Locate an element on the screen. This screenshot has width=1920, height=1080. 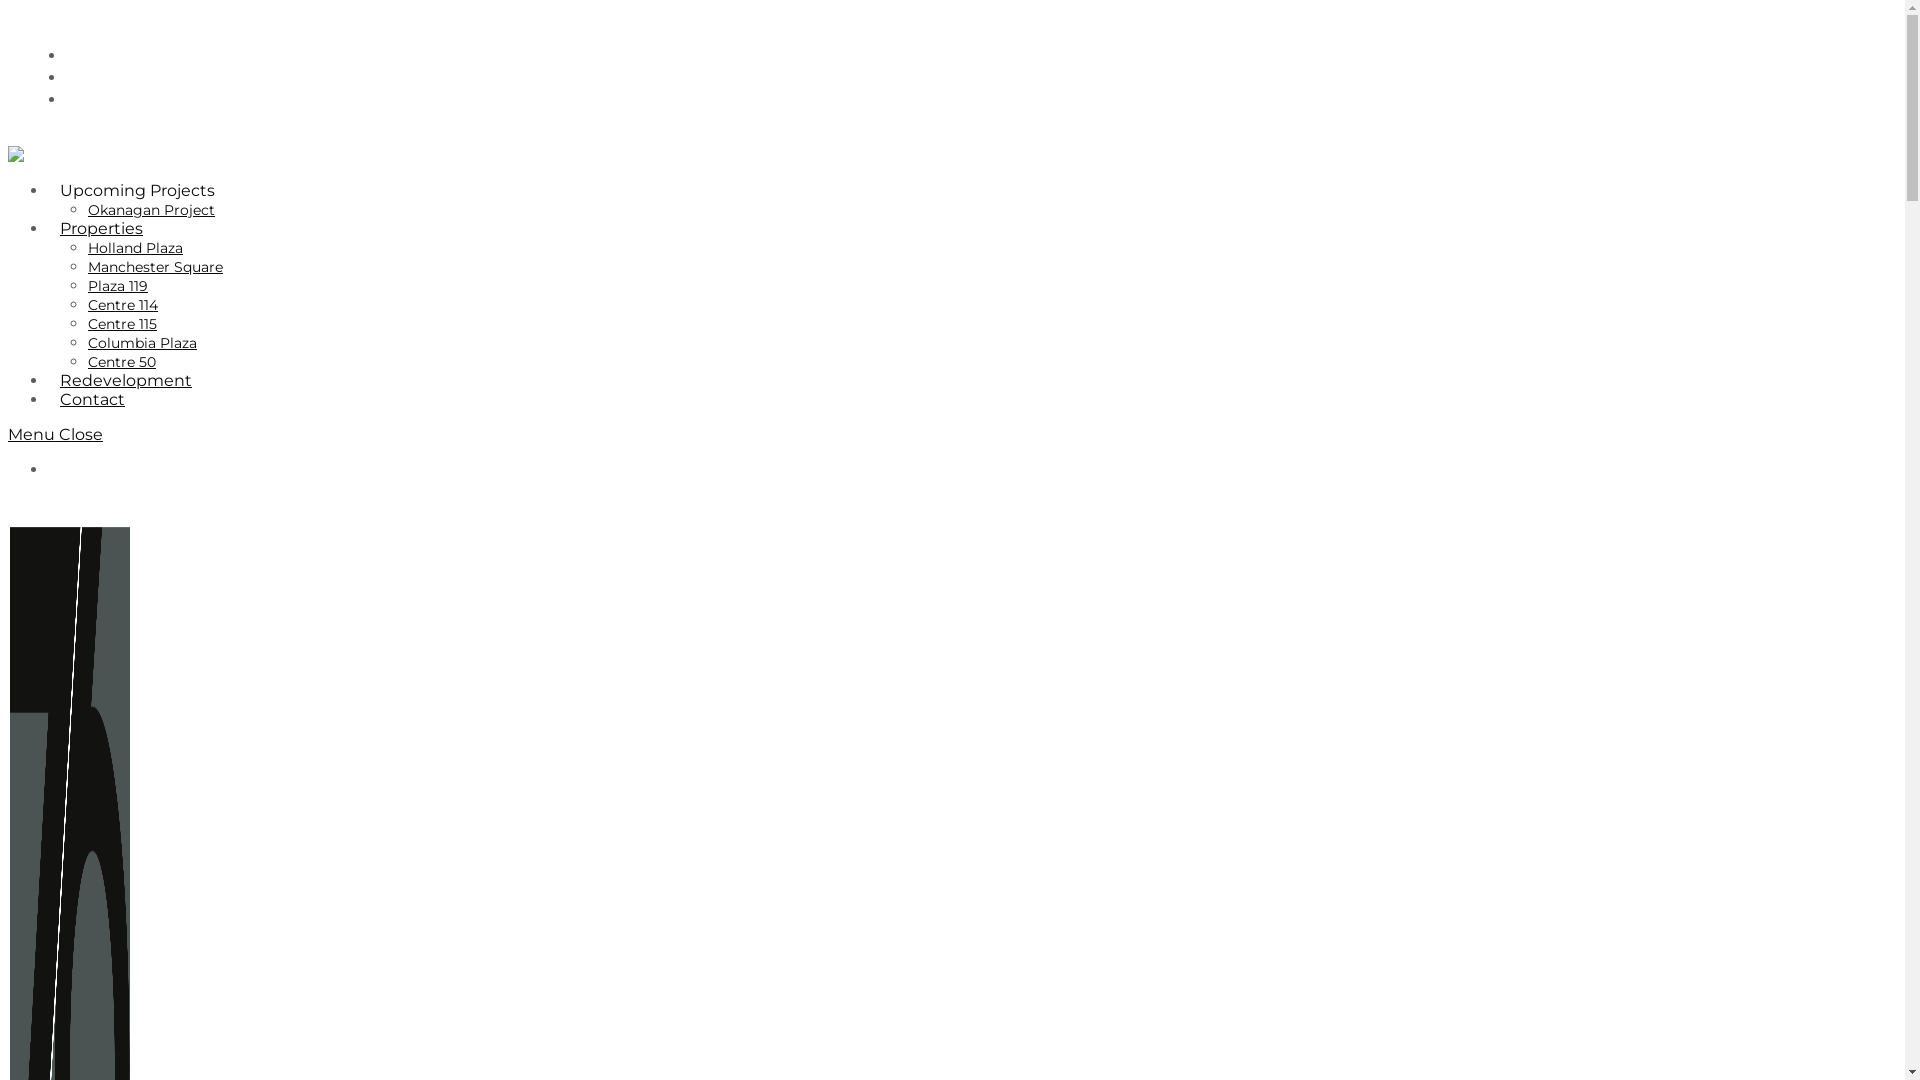
'Centre 50' is located at coordinates (120, 362).